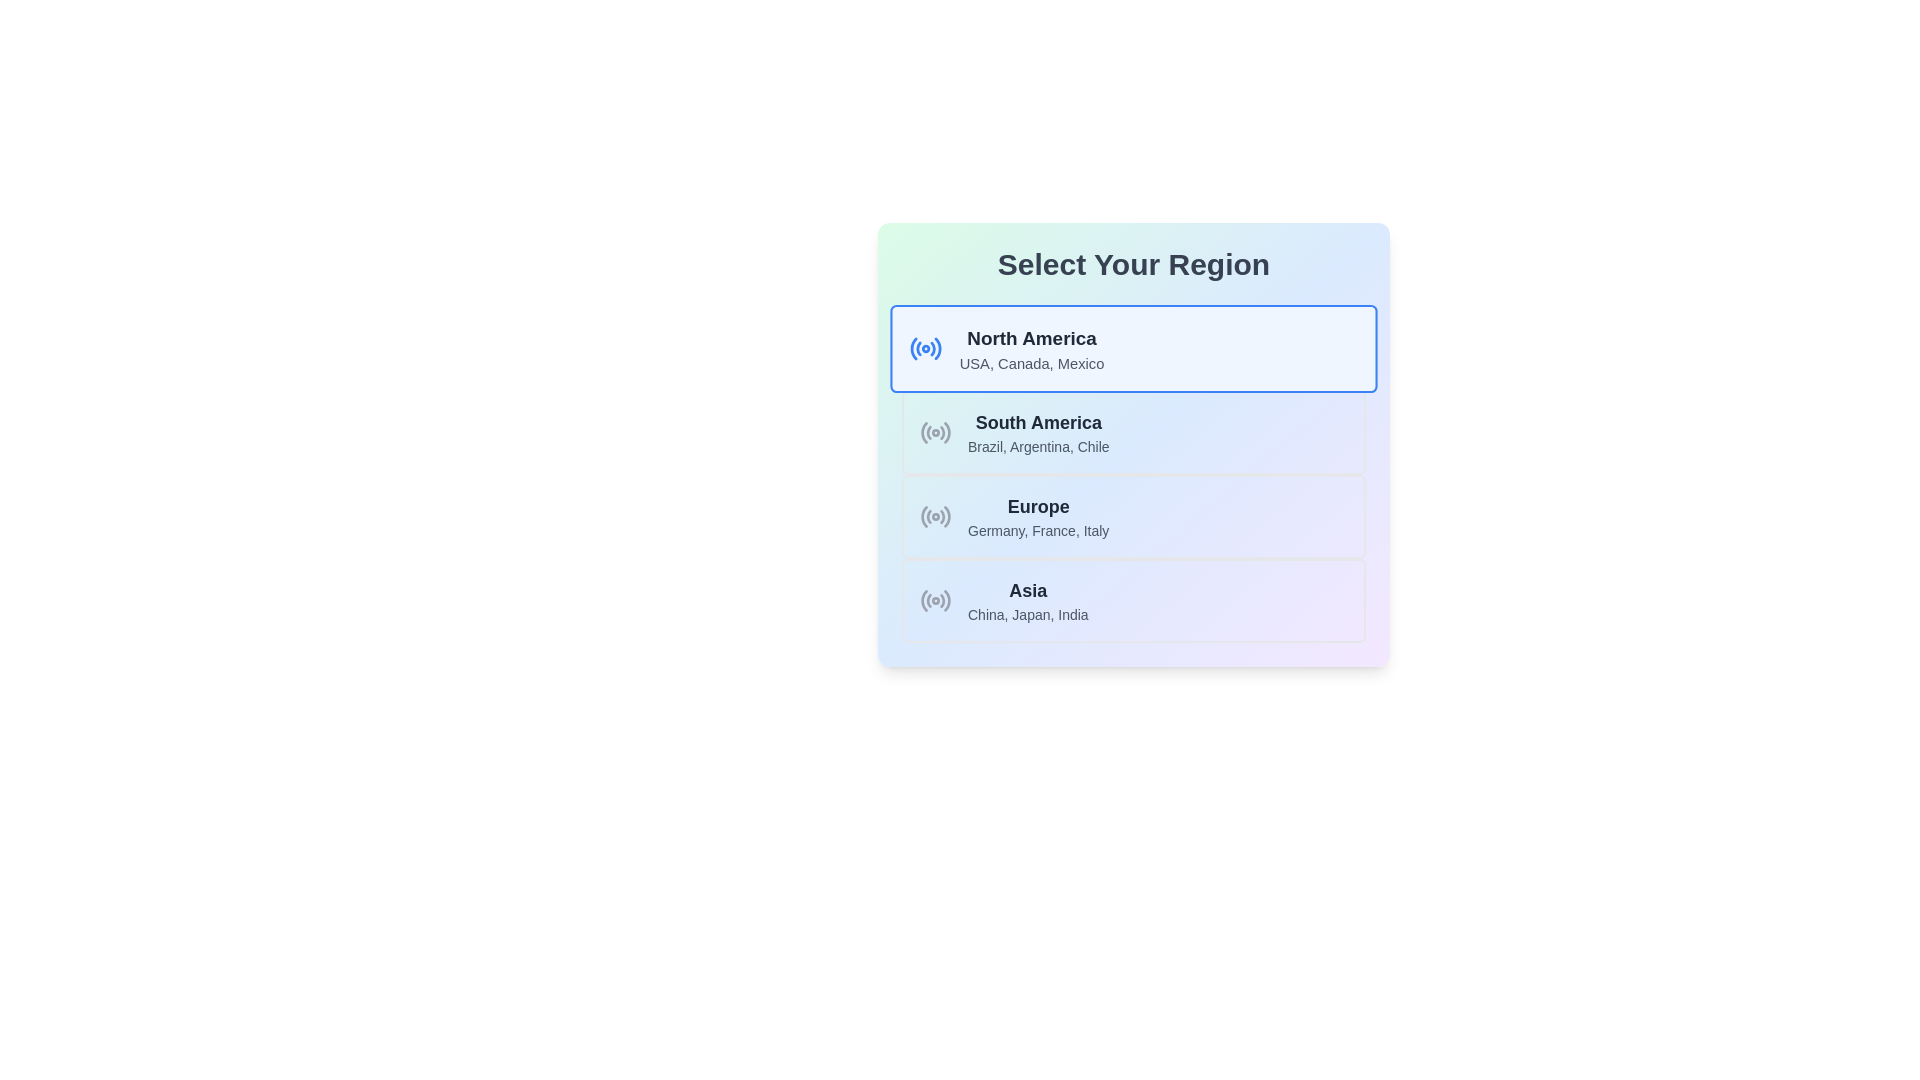 Image resolution: width=1920 pixels, height=1080 pixels. Describe the element at coordinates (1038, 422) in the screenshot. I see `the 'South America' text label, which is styled in bold and larger than adjacent text, located in the second row of the region selection interface under the card titled 'Select Your Region'` at that location.